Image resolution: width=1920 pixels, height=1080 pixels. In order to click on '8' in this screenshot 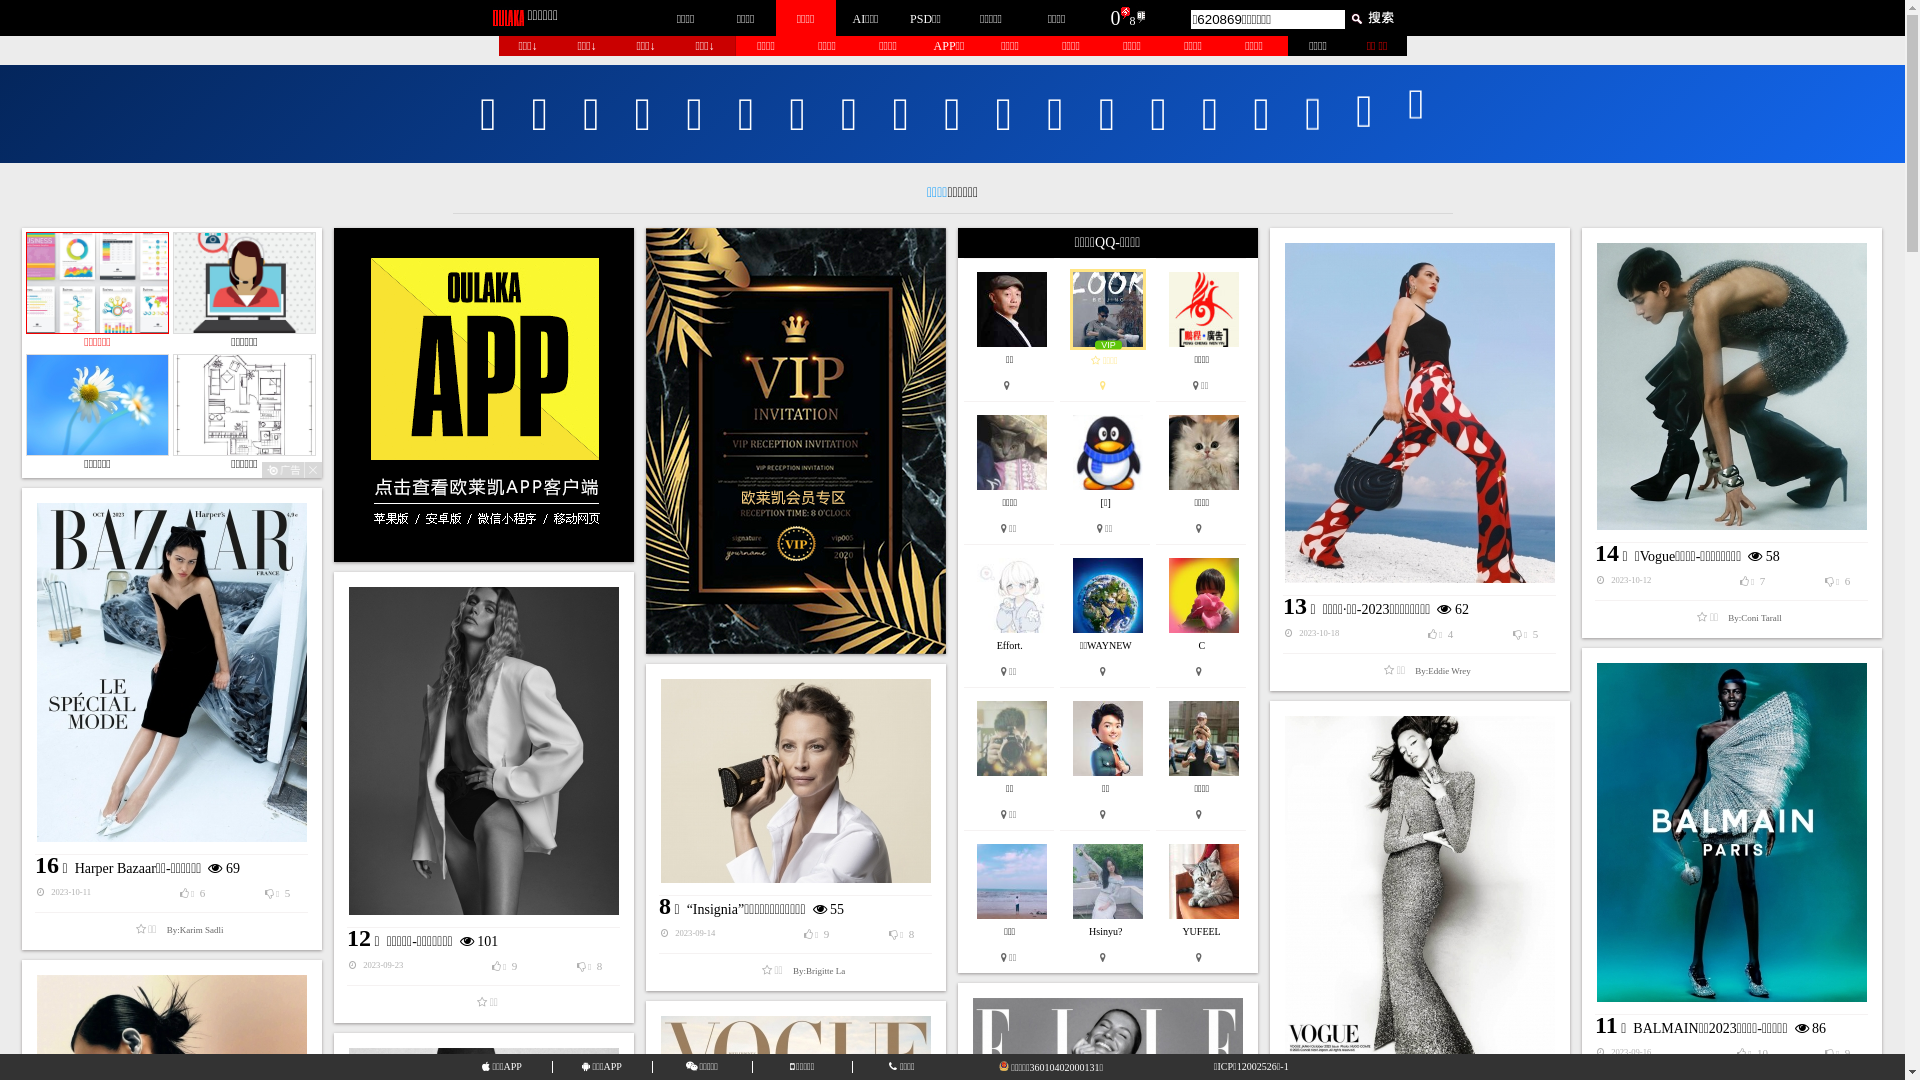, I will do `click(1132, 20)`.